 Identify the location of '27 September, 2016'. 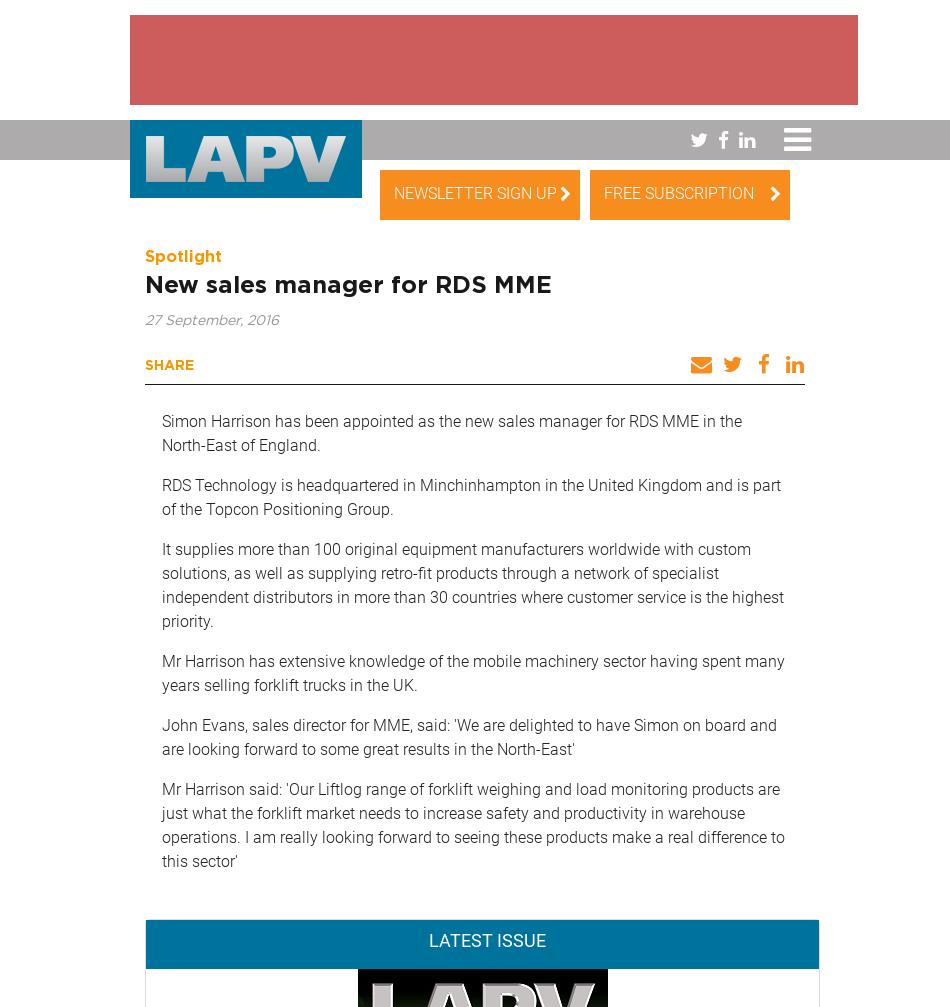
(212, 320).